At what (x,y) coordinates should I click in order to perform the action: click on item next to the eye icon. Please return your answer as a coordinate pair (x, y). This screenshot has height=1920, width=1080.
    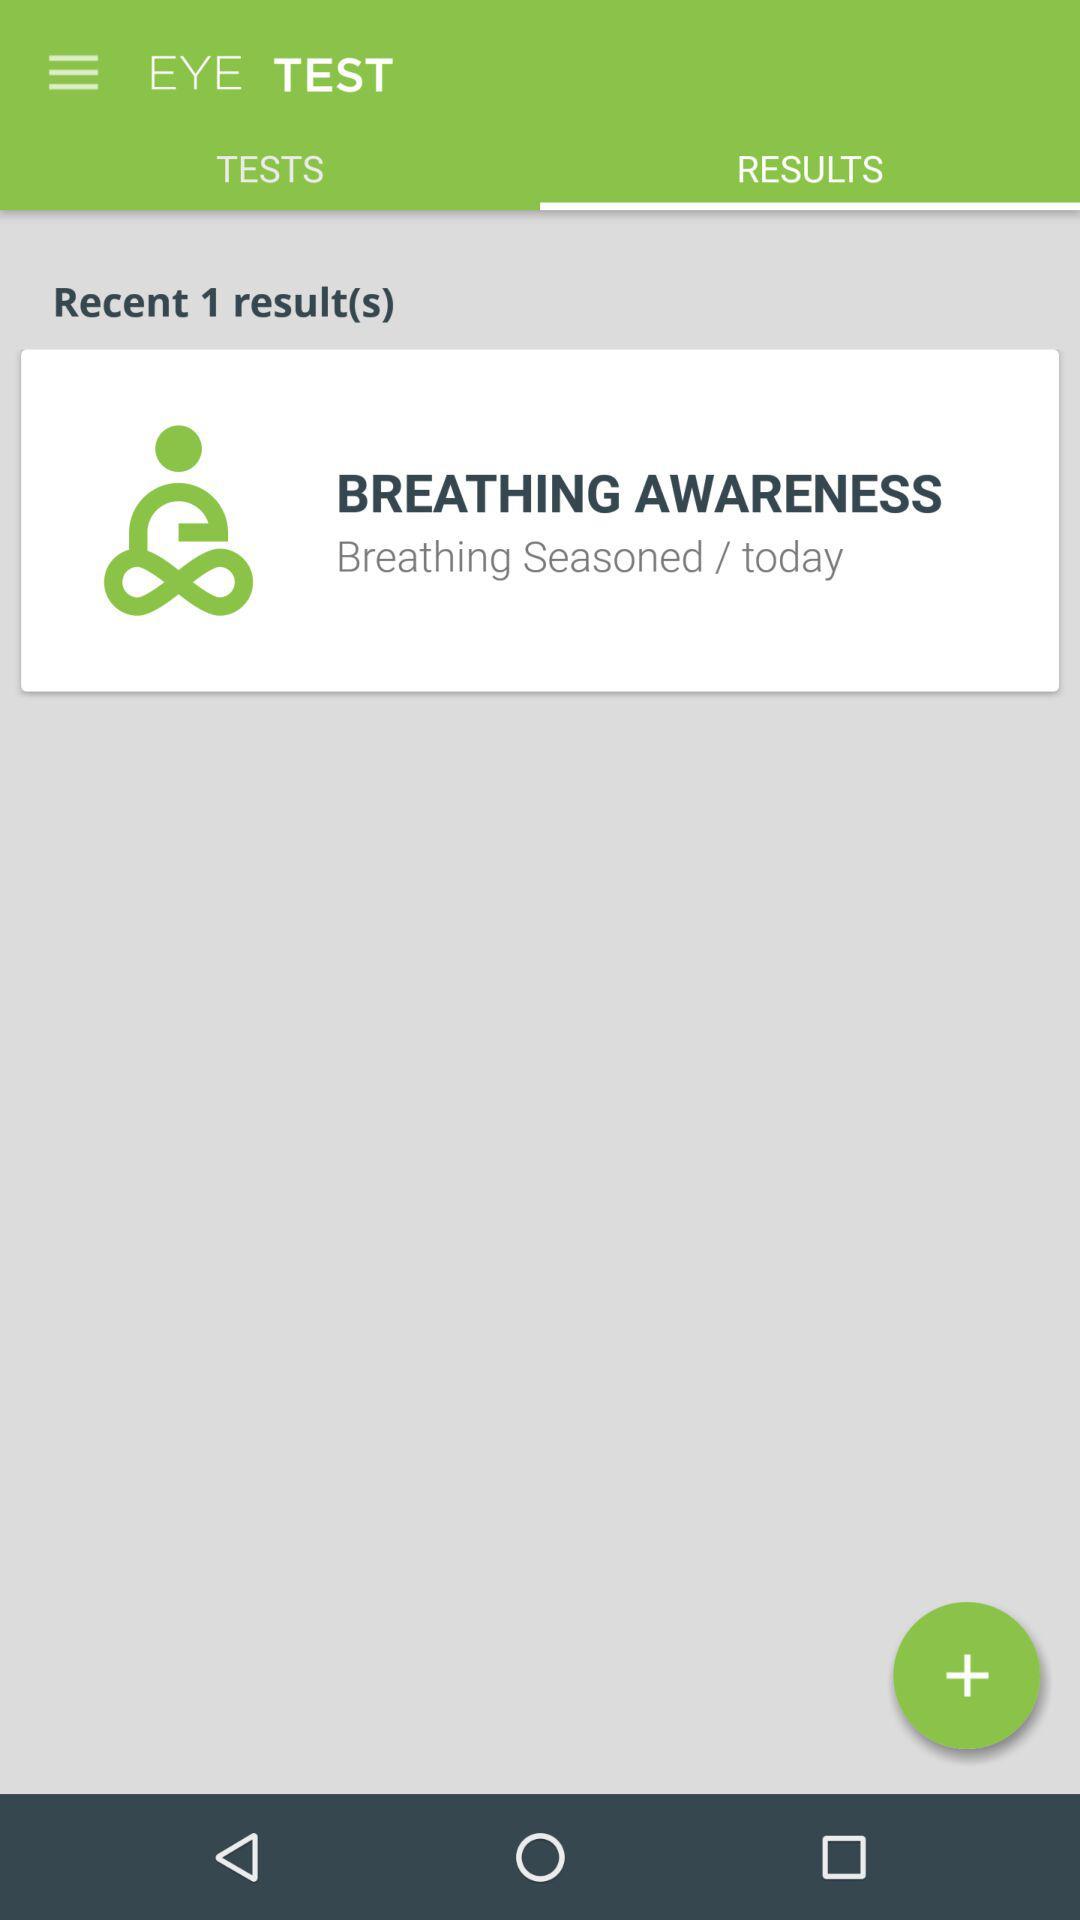
    Looking at the image, I should click on (72, 62).